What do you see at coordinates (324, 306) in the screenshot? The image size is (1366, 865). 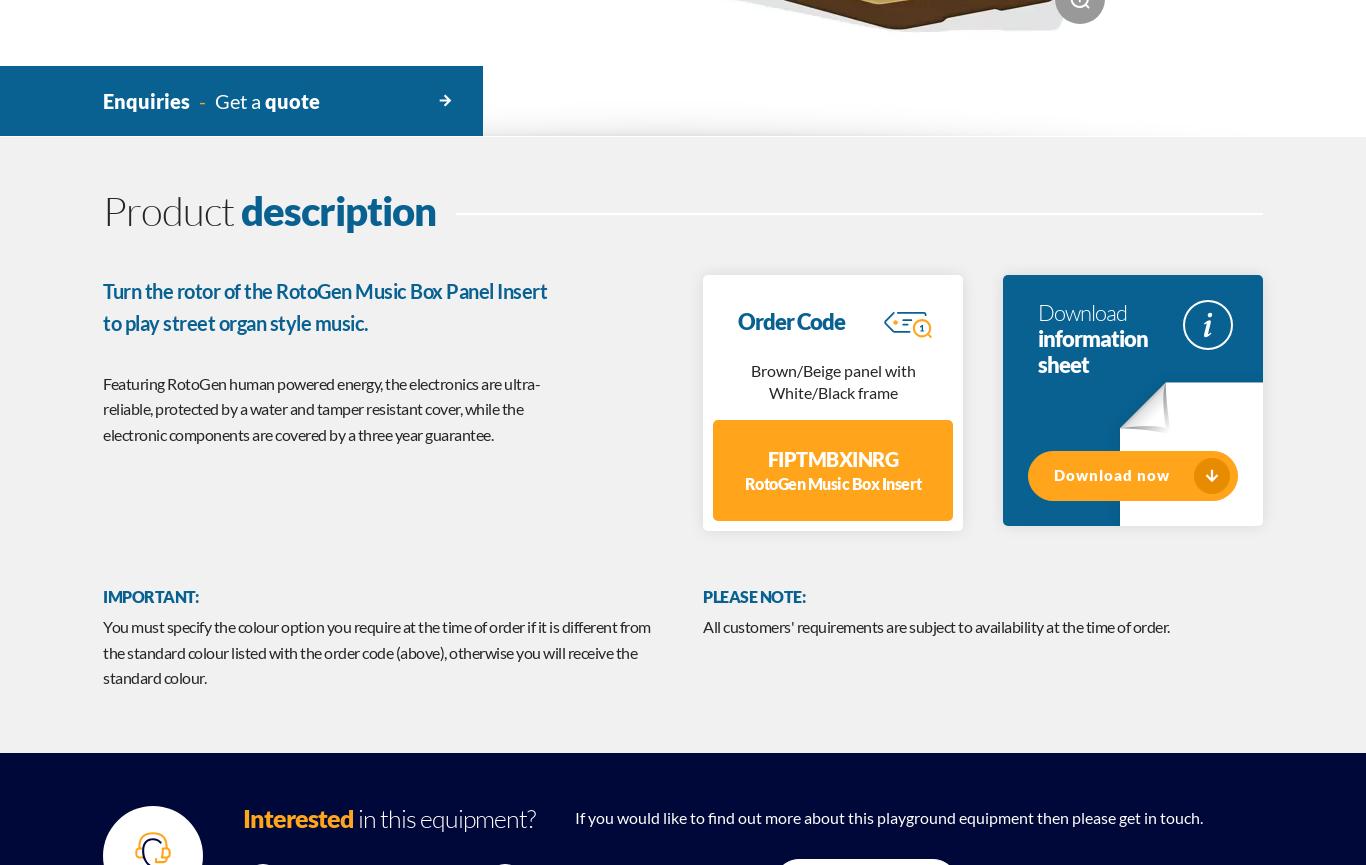 I see `'Turn the rotor of the RotoGen Music Box Panel Insert to play street organ style music.'` at bounding box center [324, 306].